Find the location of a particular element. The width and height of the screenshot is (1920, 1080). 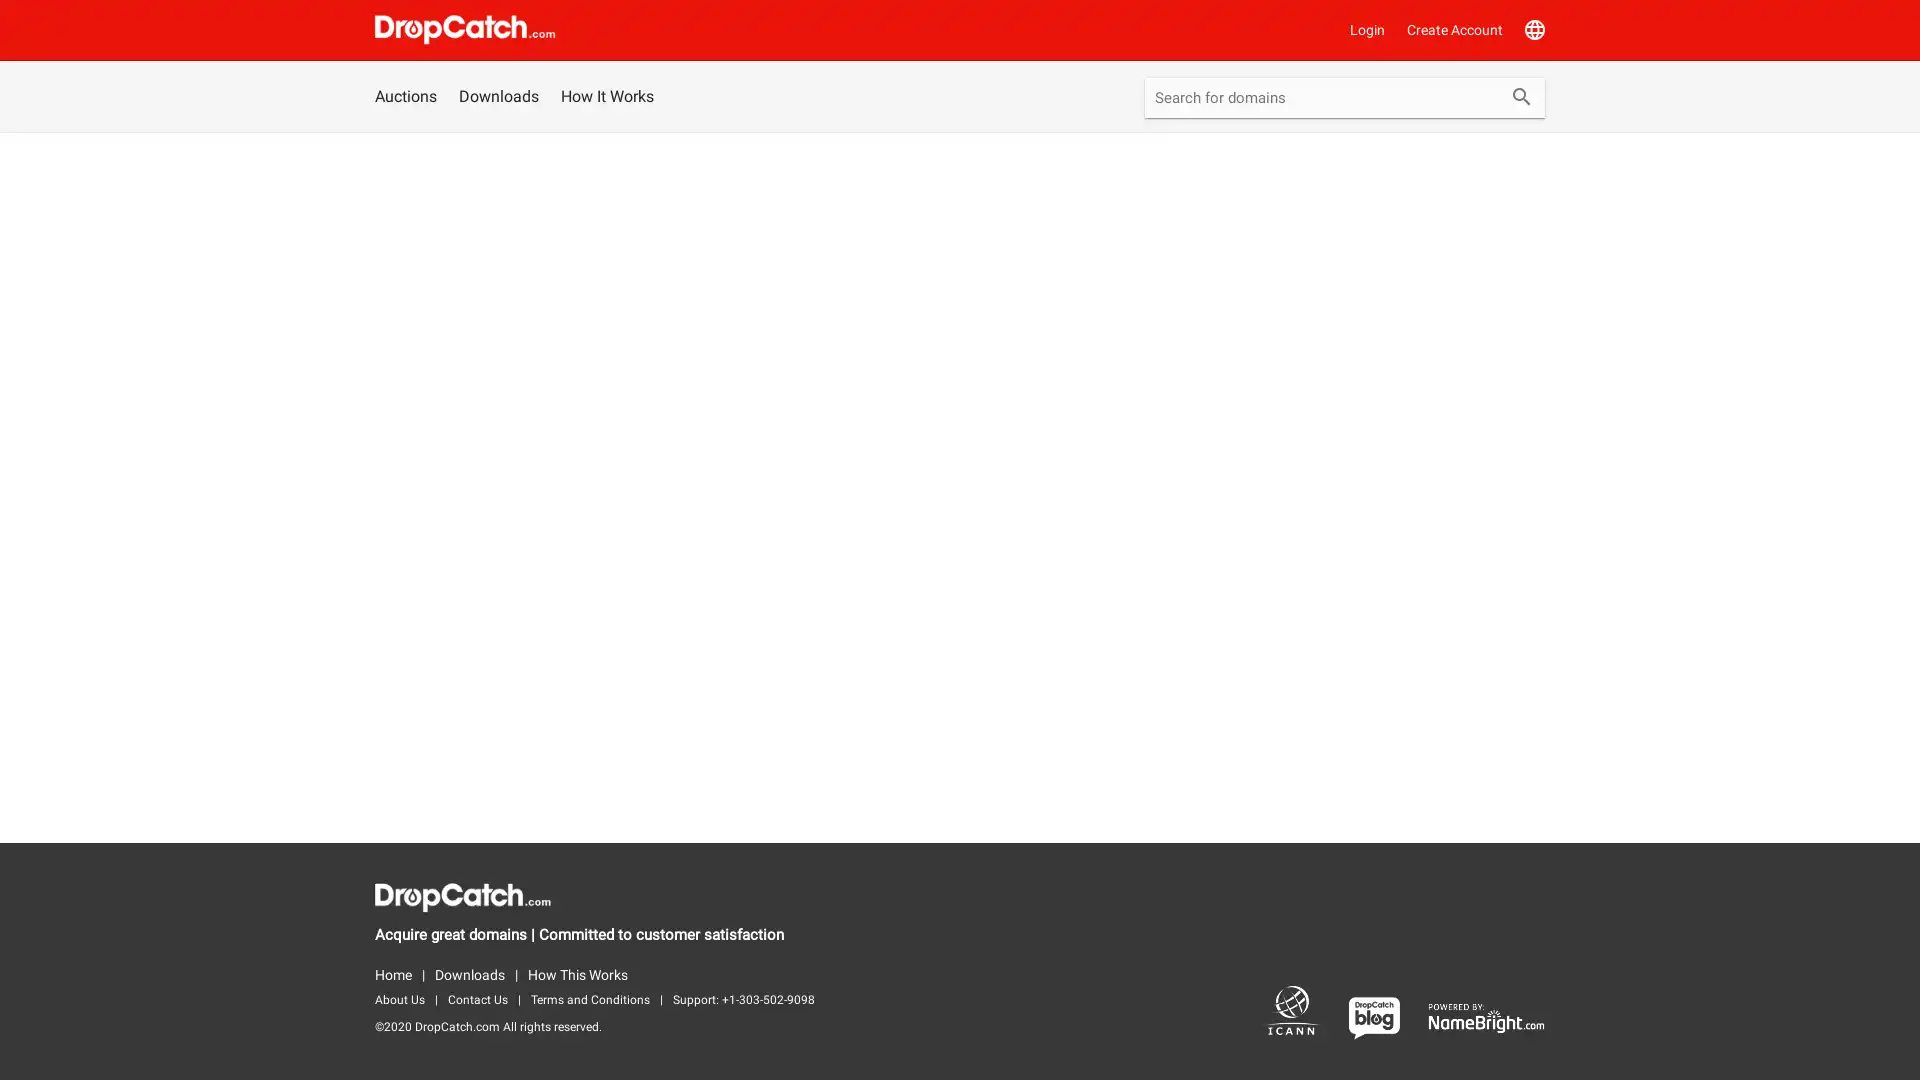

Bid is located at coordinates (1502, 438).